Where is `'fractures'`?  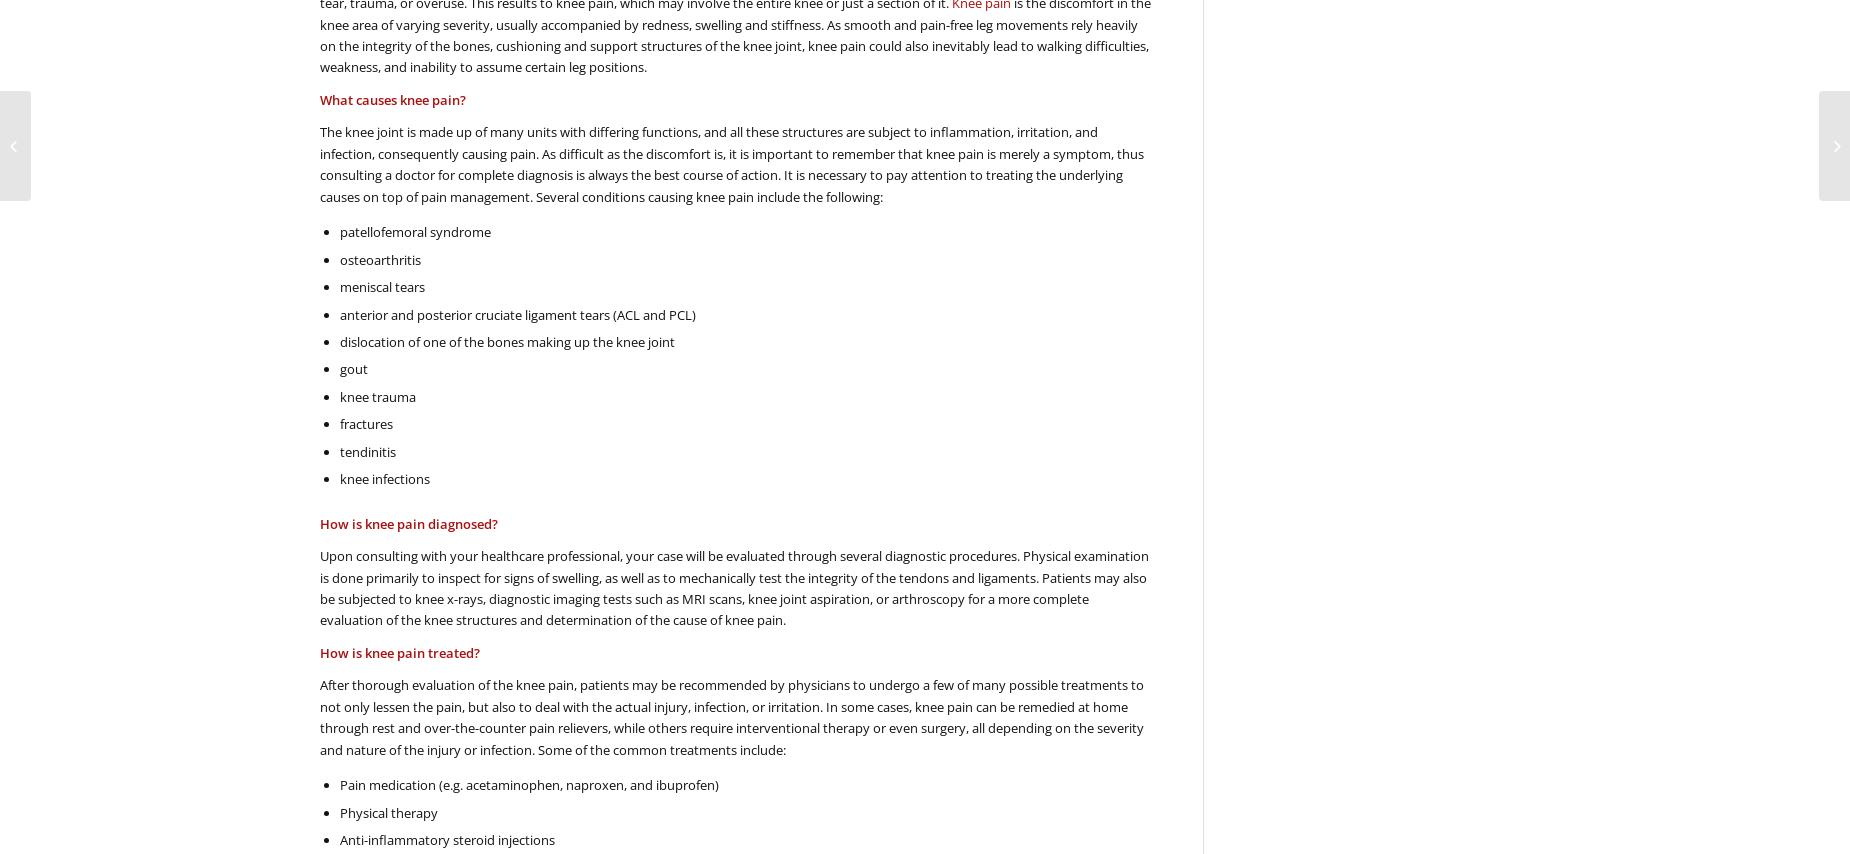
'fractures' is located at coordinates (365, 424).